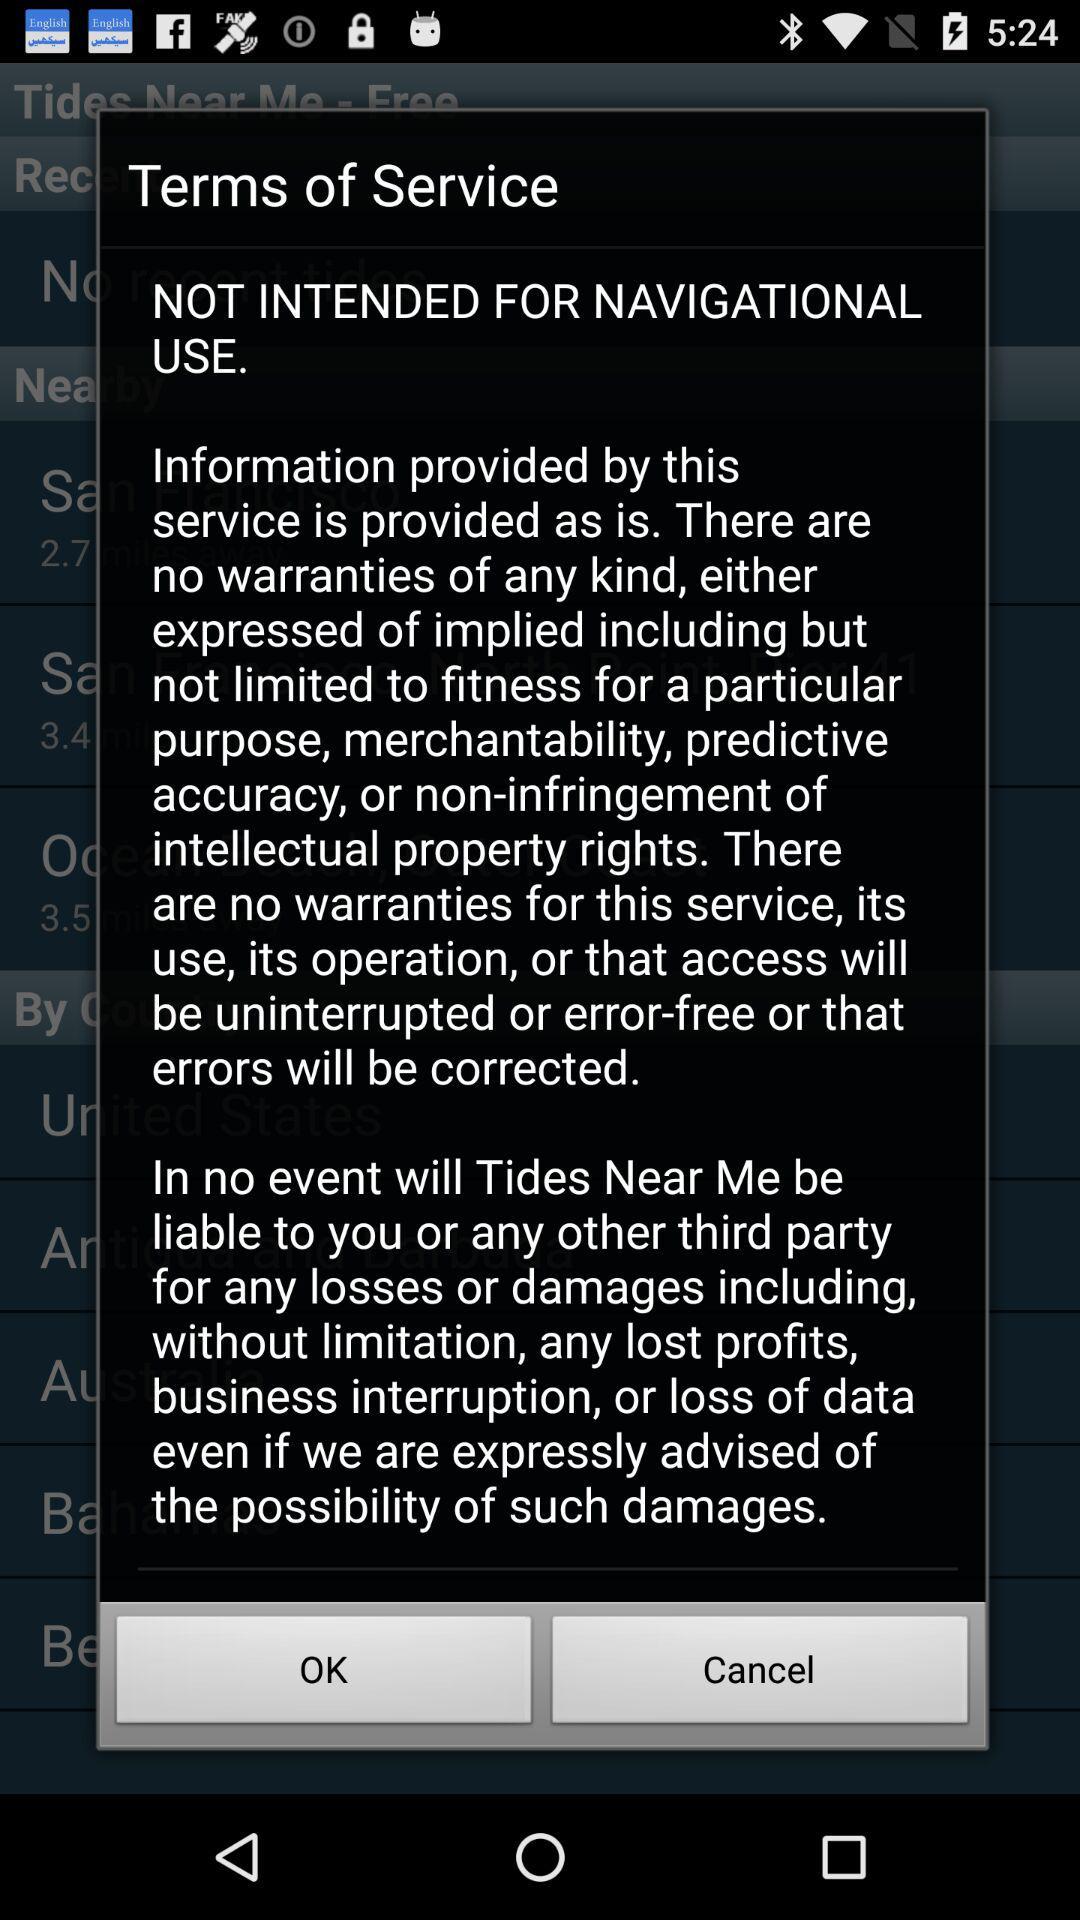  I want to click on the item next to ok item, so click(760, 1675).